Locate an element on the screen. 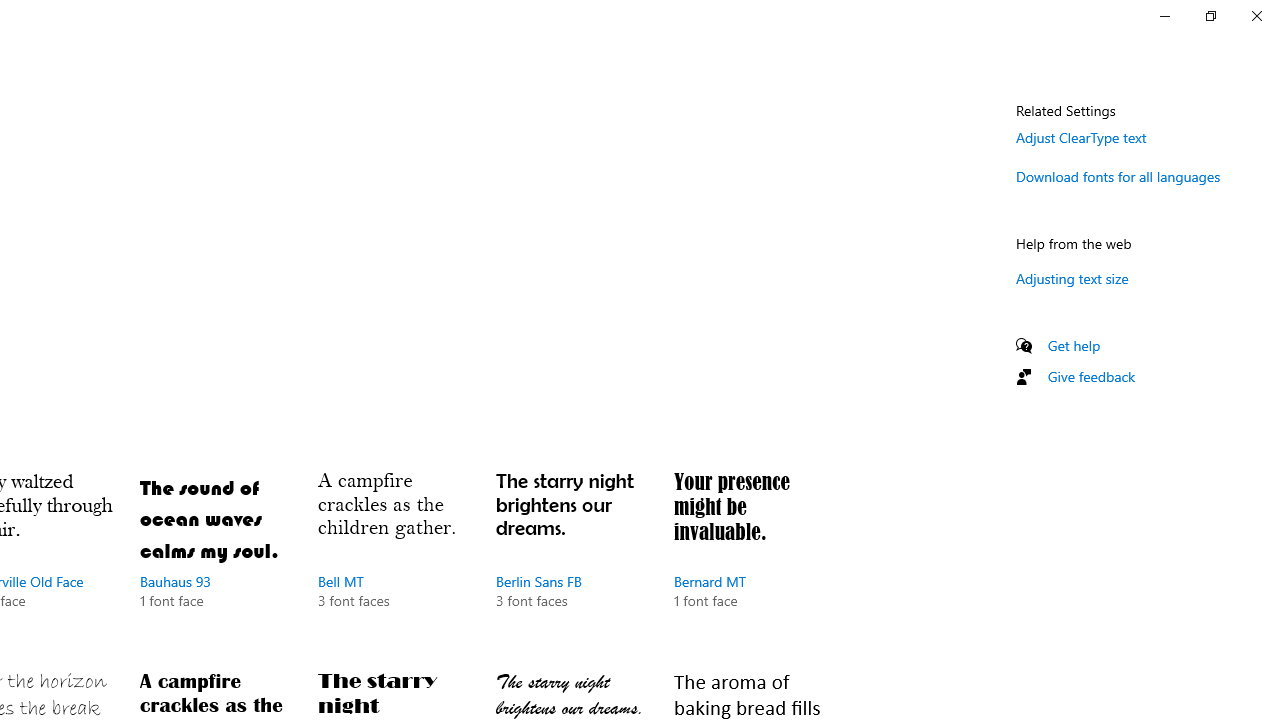 Image resolution: width=1280 pixels, height=720 pixels. 'Berlin Sans FB, 3 font faces' is located at coordinates (569, 560).